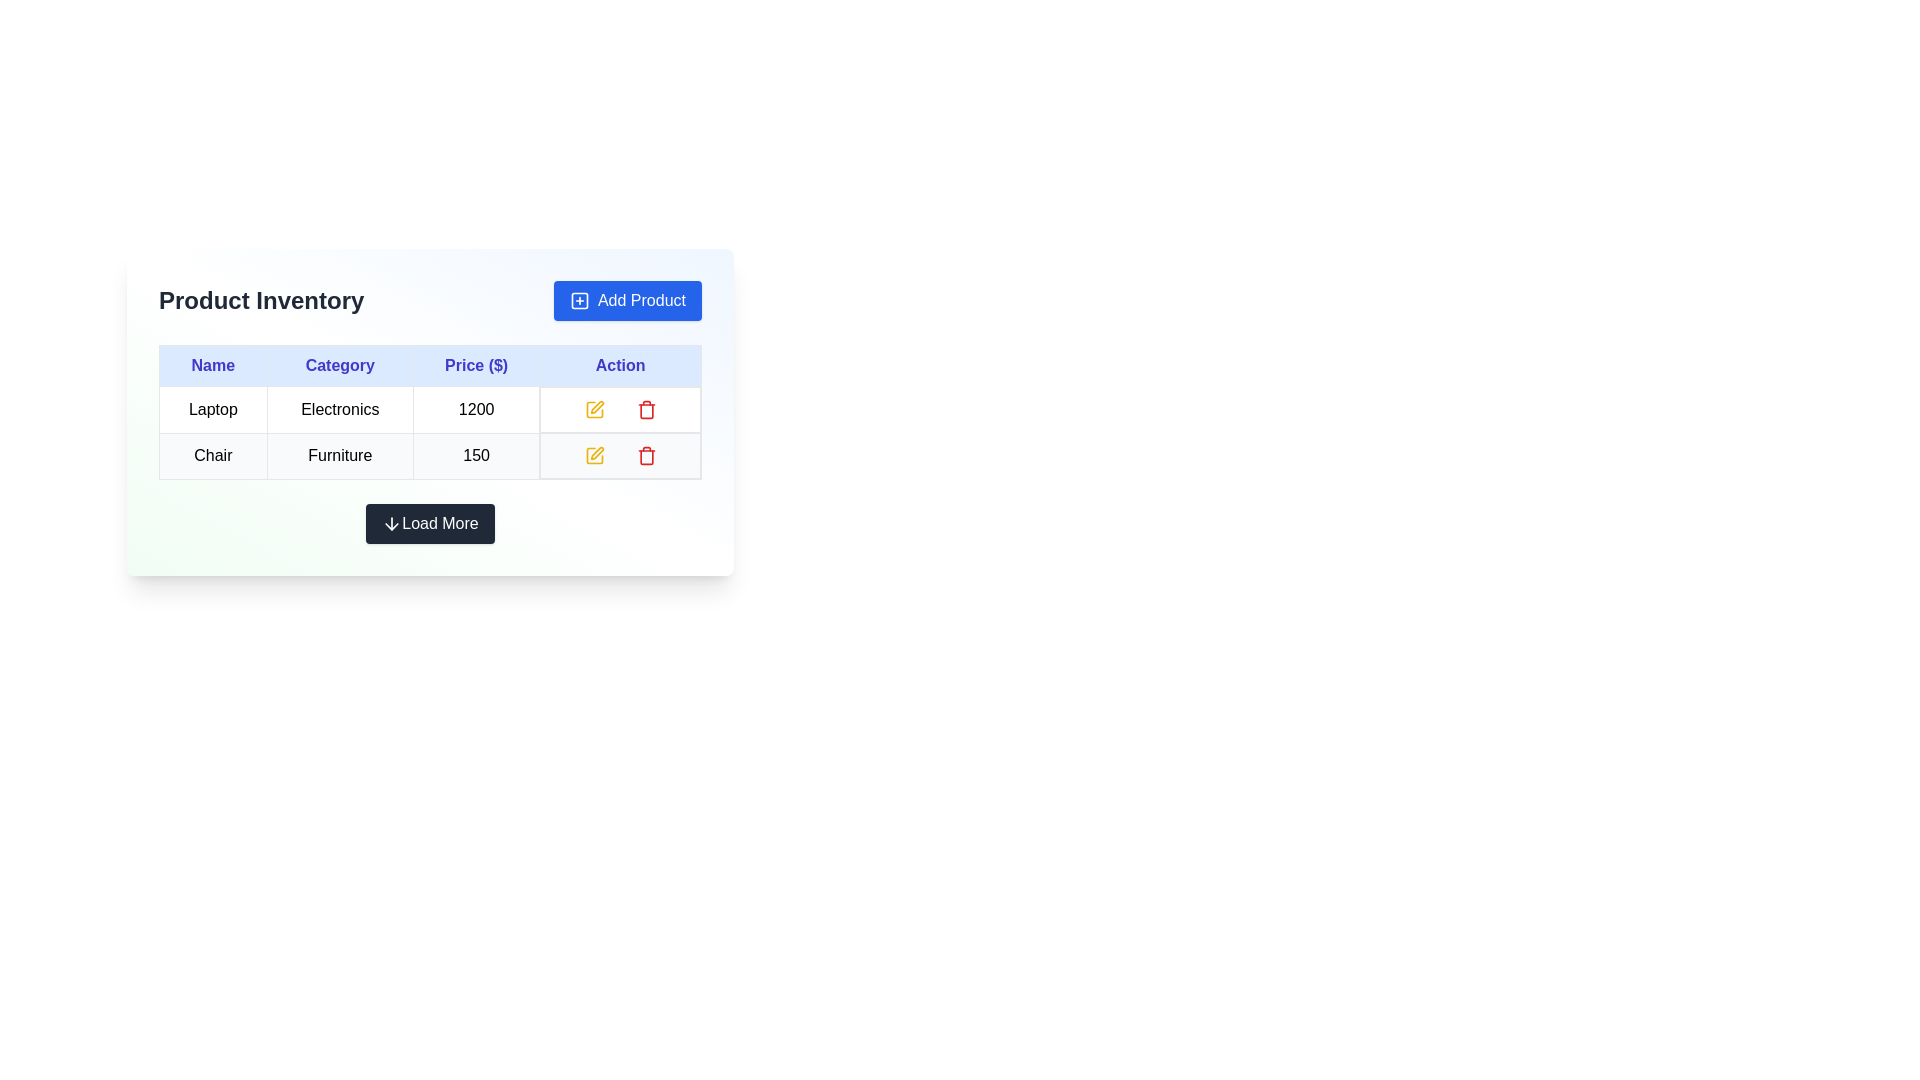 This screenshot has height=1080, width=1920. I want to click on the edit button in the second row of the 'Action' column for the 'Chair' entry in the 'Product Inventory' table, so click(593, 408).